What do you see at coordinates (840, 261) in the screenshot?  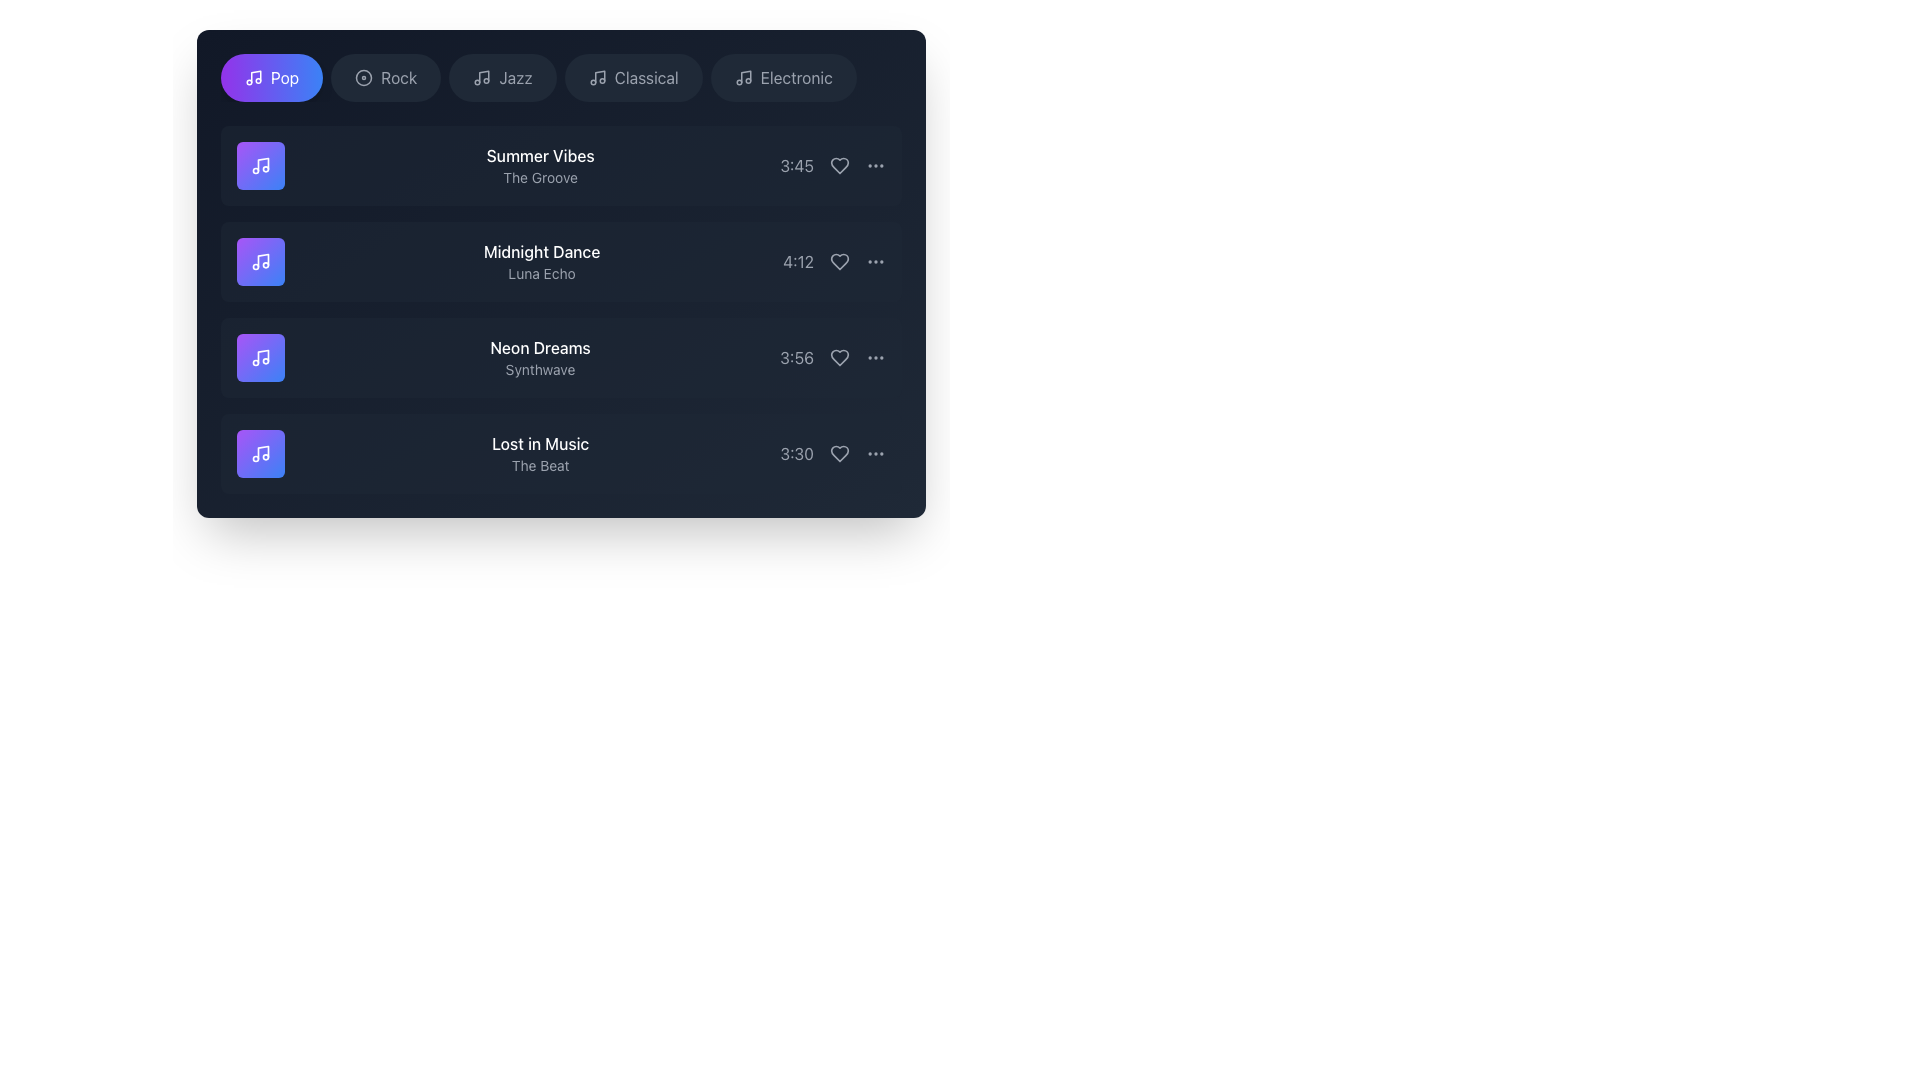 I see `the second heart-shaped icon in the list of songs` at bounding box center [840, 261].